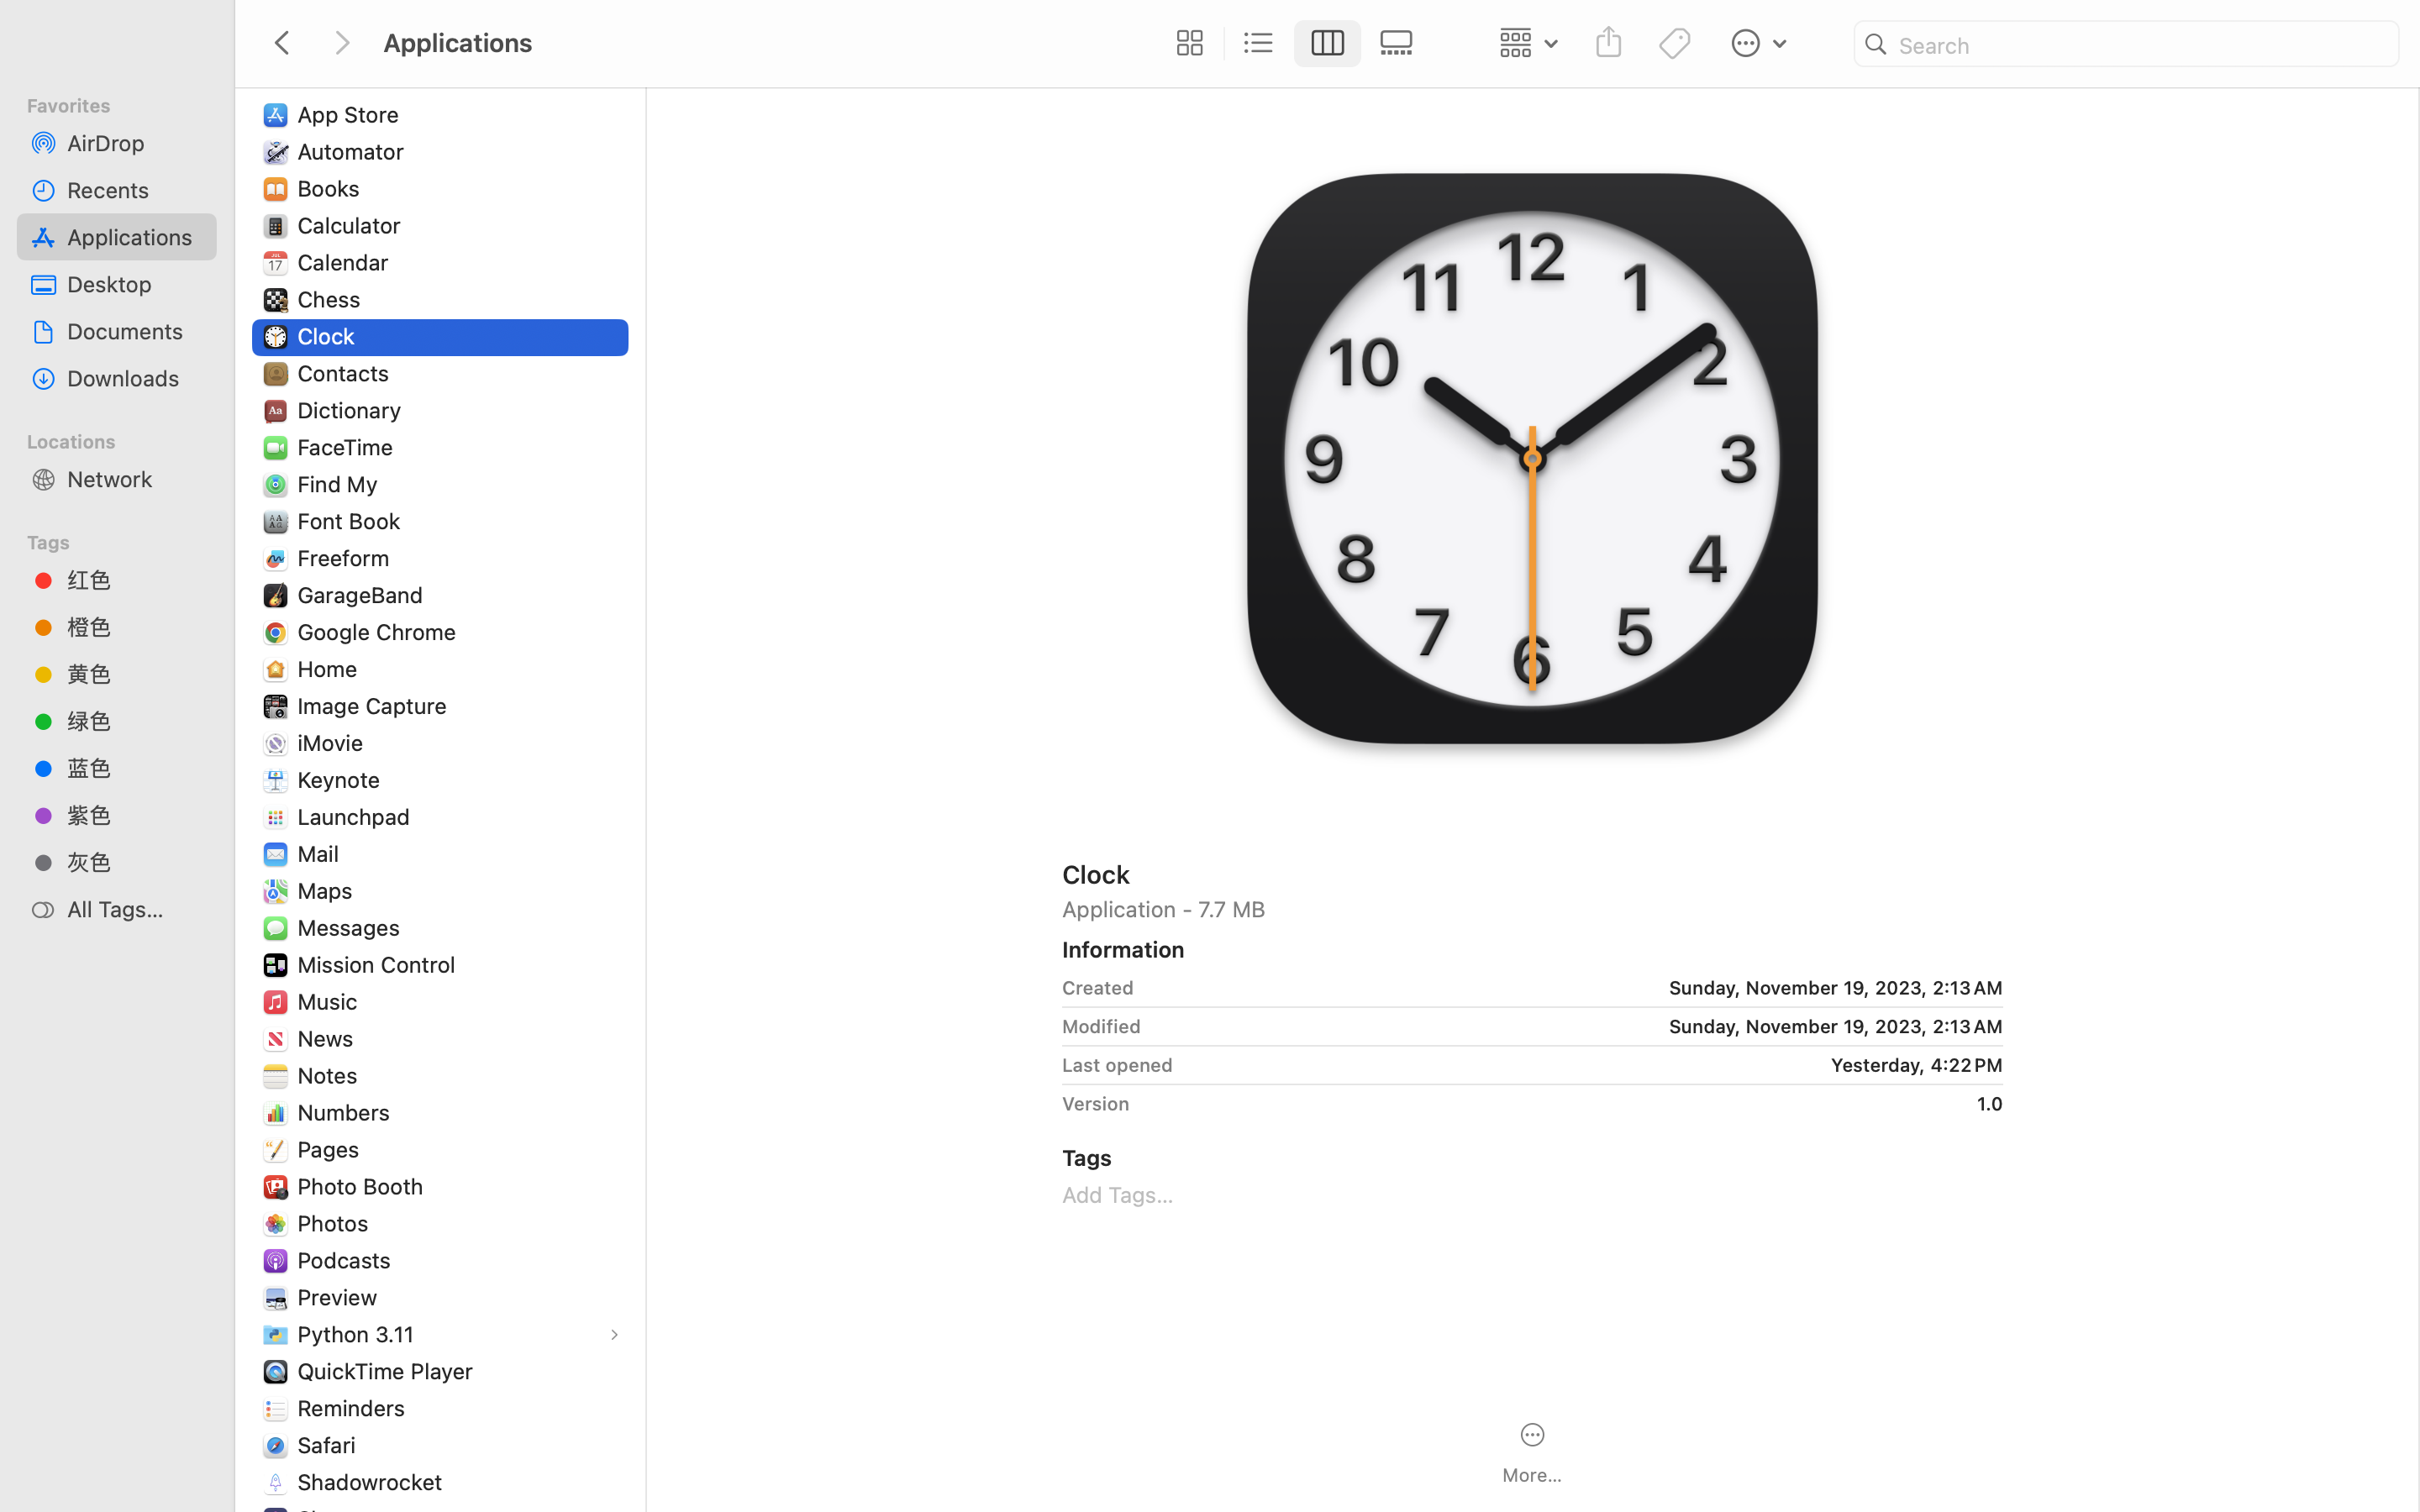 Image resolution: width=2420 pixels, height=1512 pixels. Describe the element at coordinates (134, 190) in the screenshot. I see `'Recents'` at that location.